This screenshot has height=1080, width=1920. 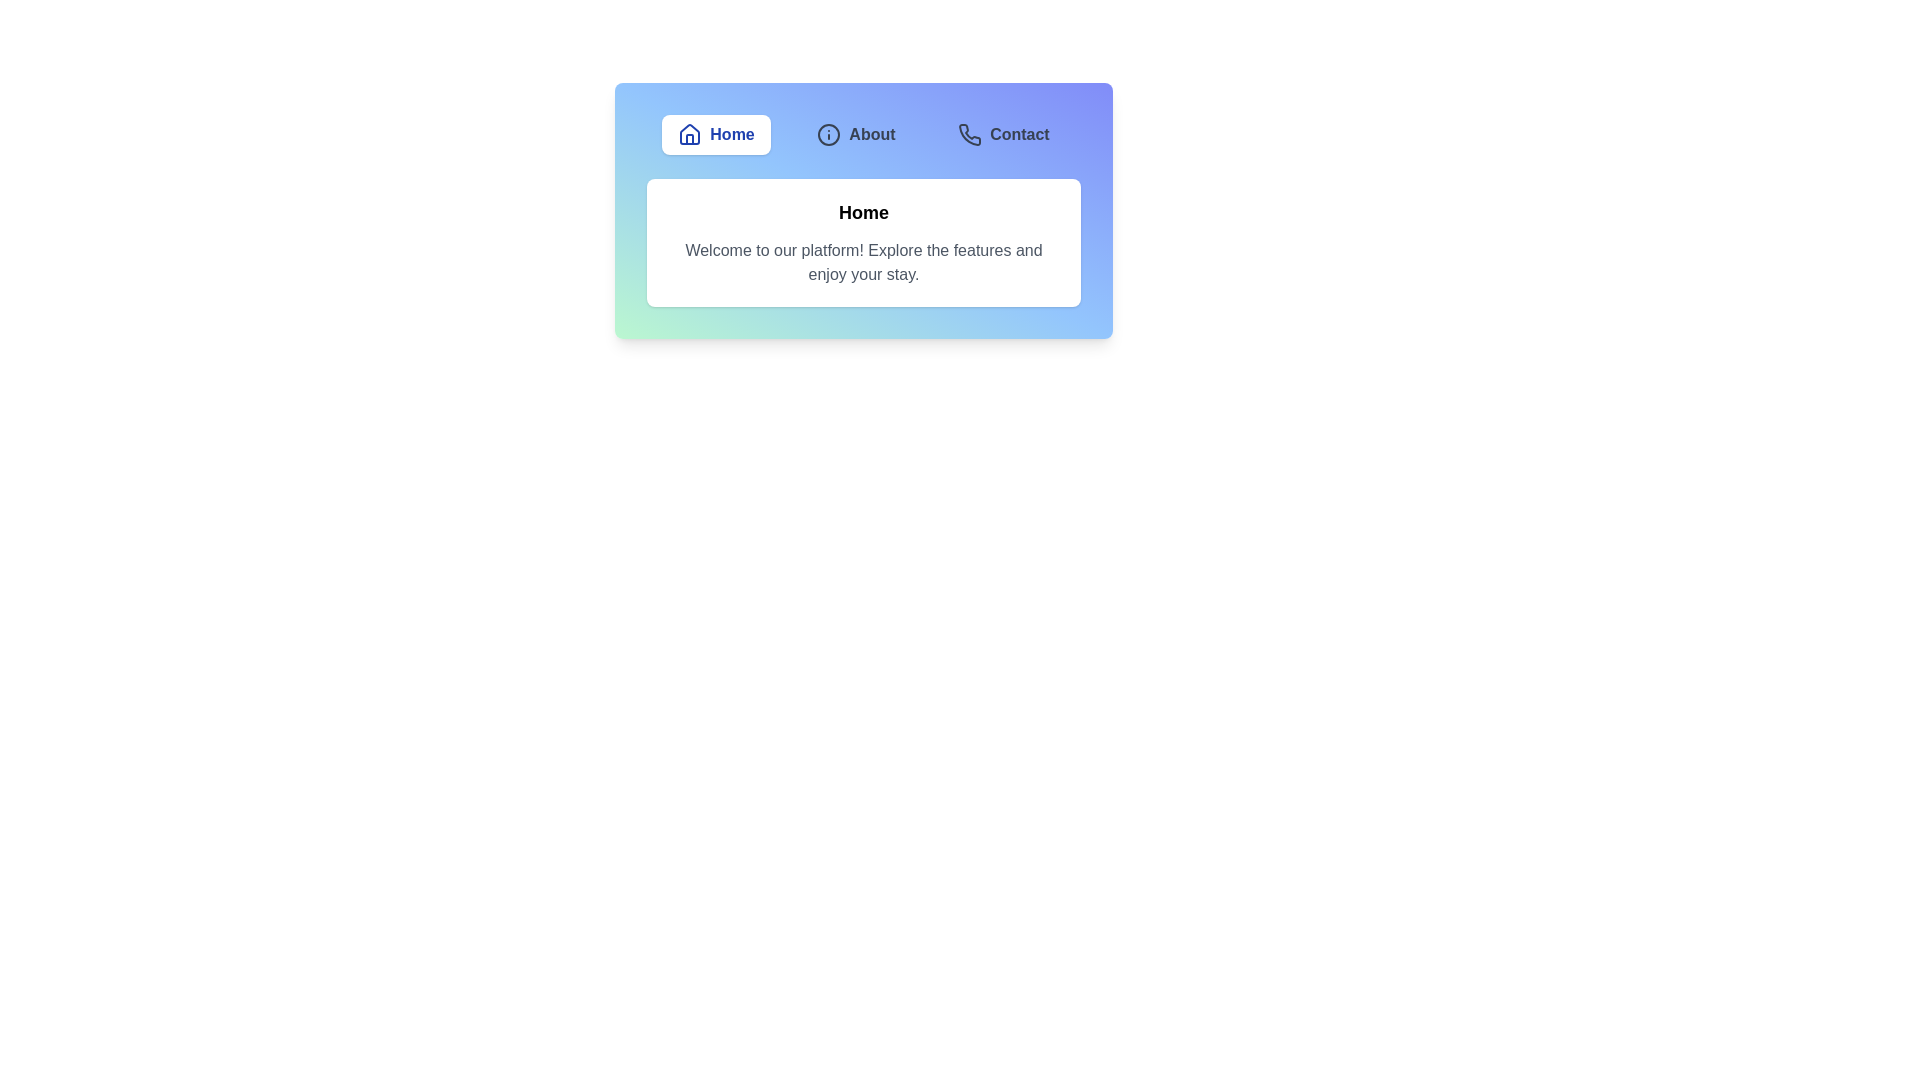 I want to click on the Home tab to navigate to it, so click(x=716, y=135).